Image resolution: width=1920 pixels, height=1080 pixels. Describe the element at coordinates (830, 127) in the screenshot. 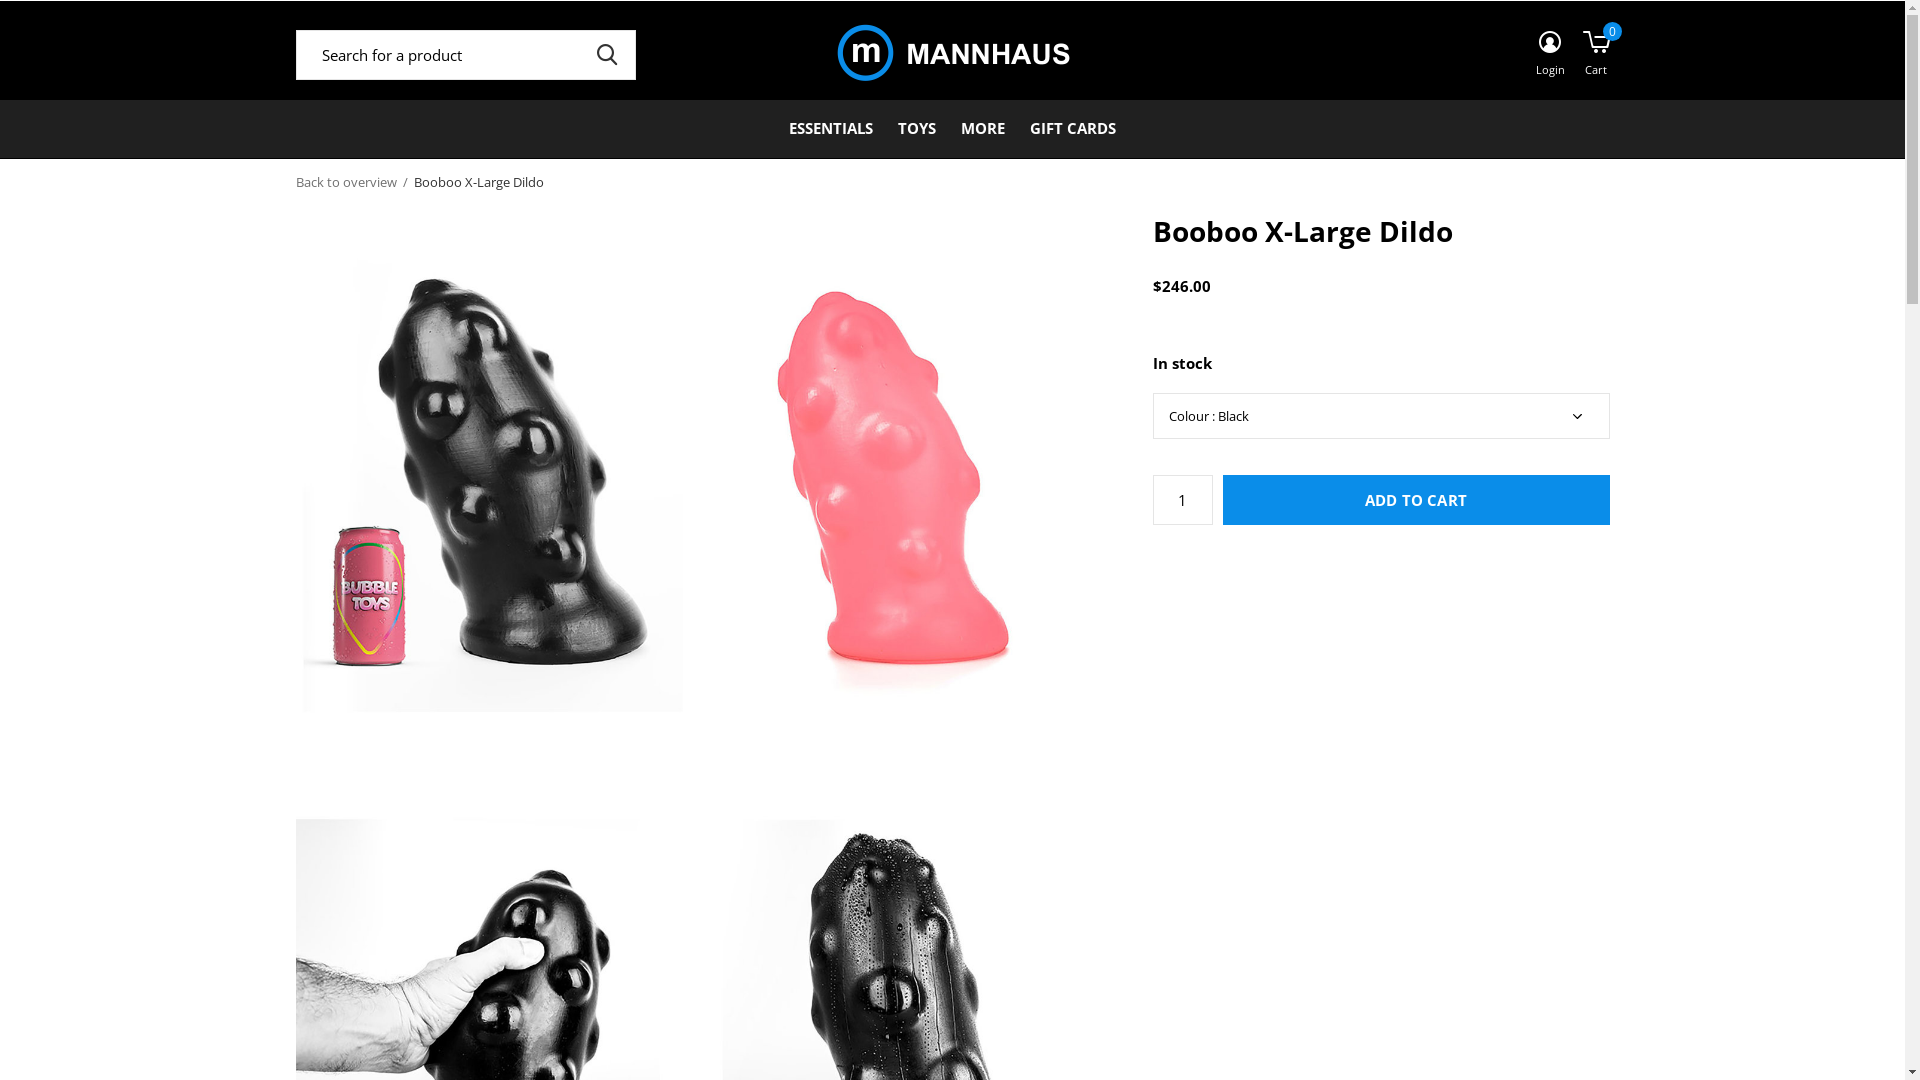

I see `'ESSENTIALS'` at that location.